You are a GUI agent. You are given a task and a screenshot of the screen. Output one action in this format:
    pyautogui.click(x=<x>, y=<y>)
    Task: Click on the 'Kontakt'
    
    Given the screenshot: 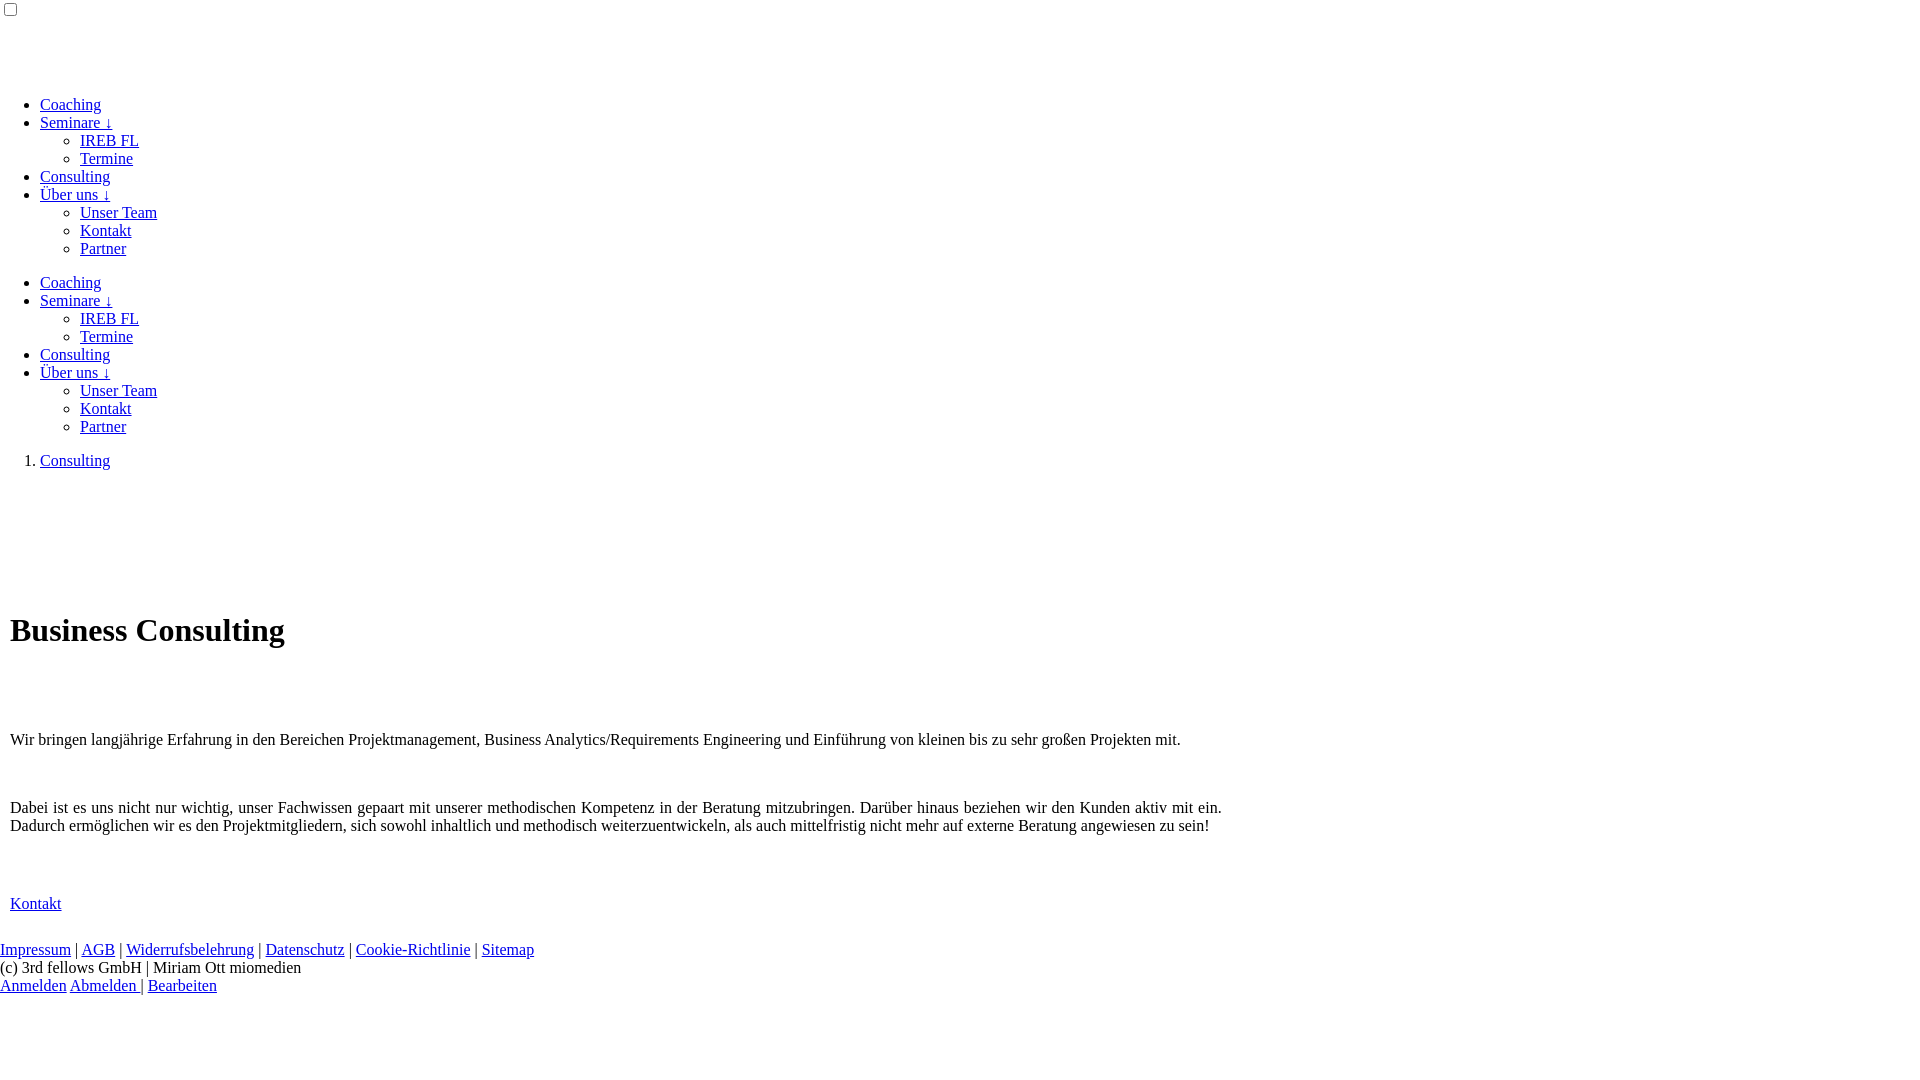 What is the action you would take?
    pyautogui.click(x=104, y=407)
    